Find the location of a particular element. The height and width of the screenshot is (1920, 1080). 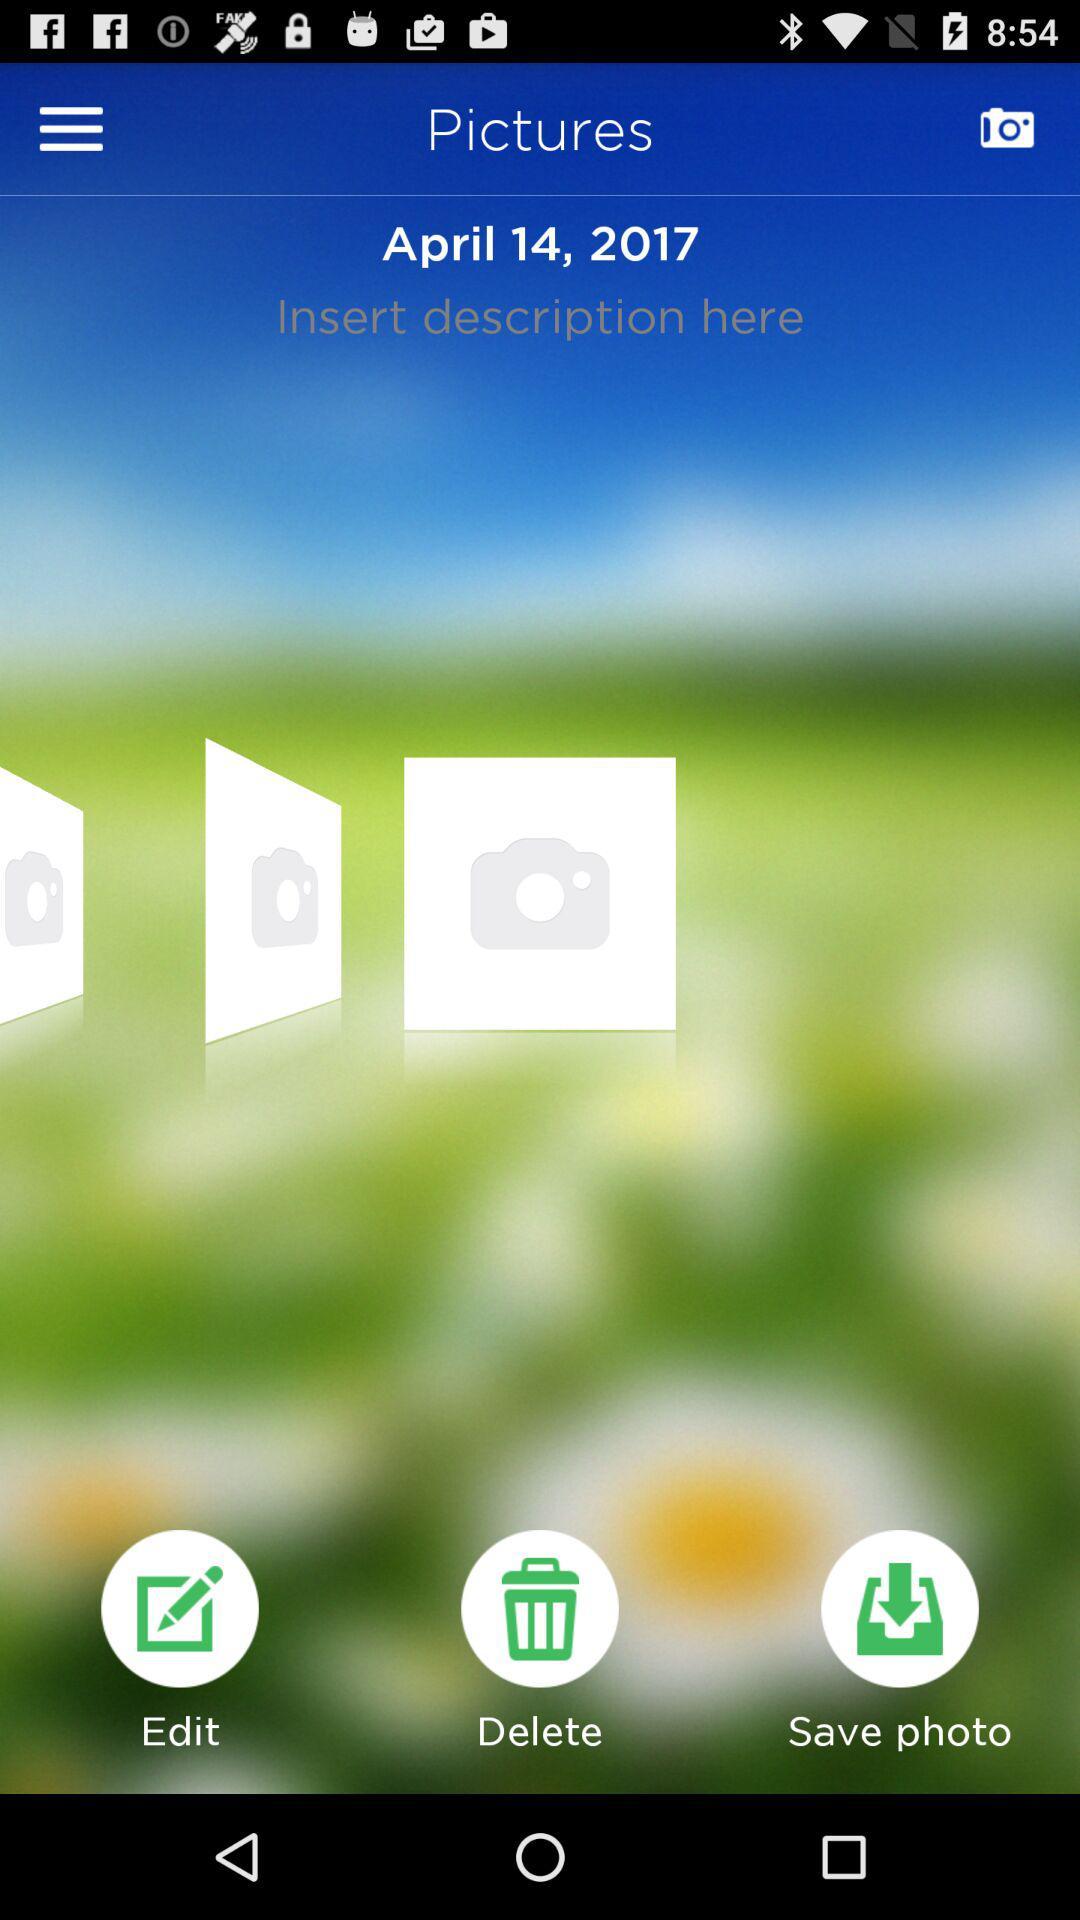

the menu icon is located at coordinates (70, 137).